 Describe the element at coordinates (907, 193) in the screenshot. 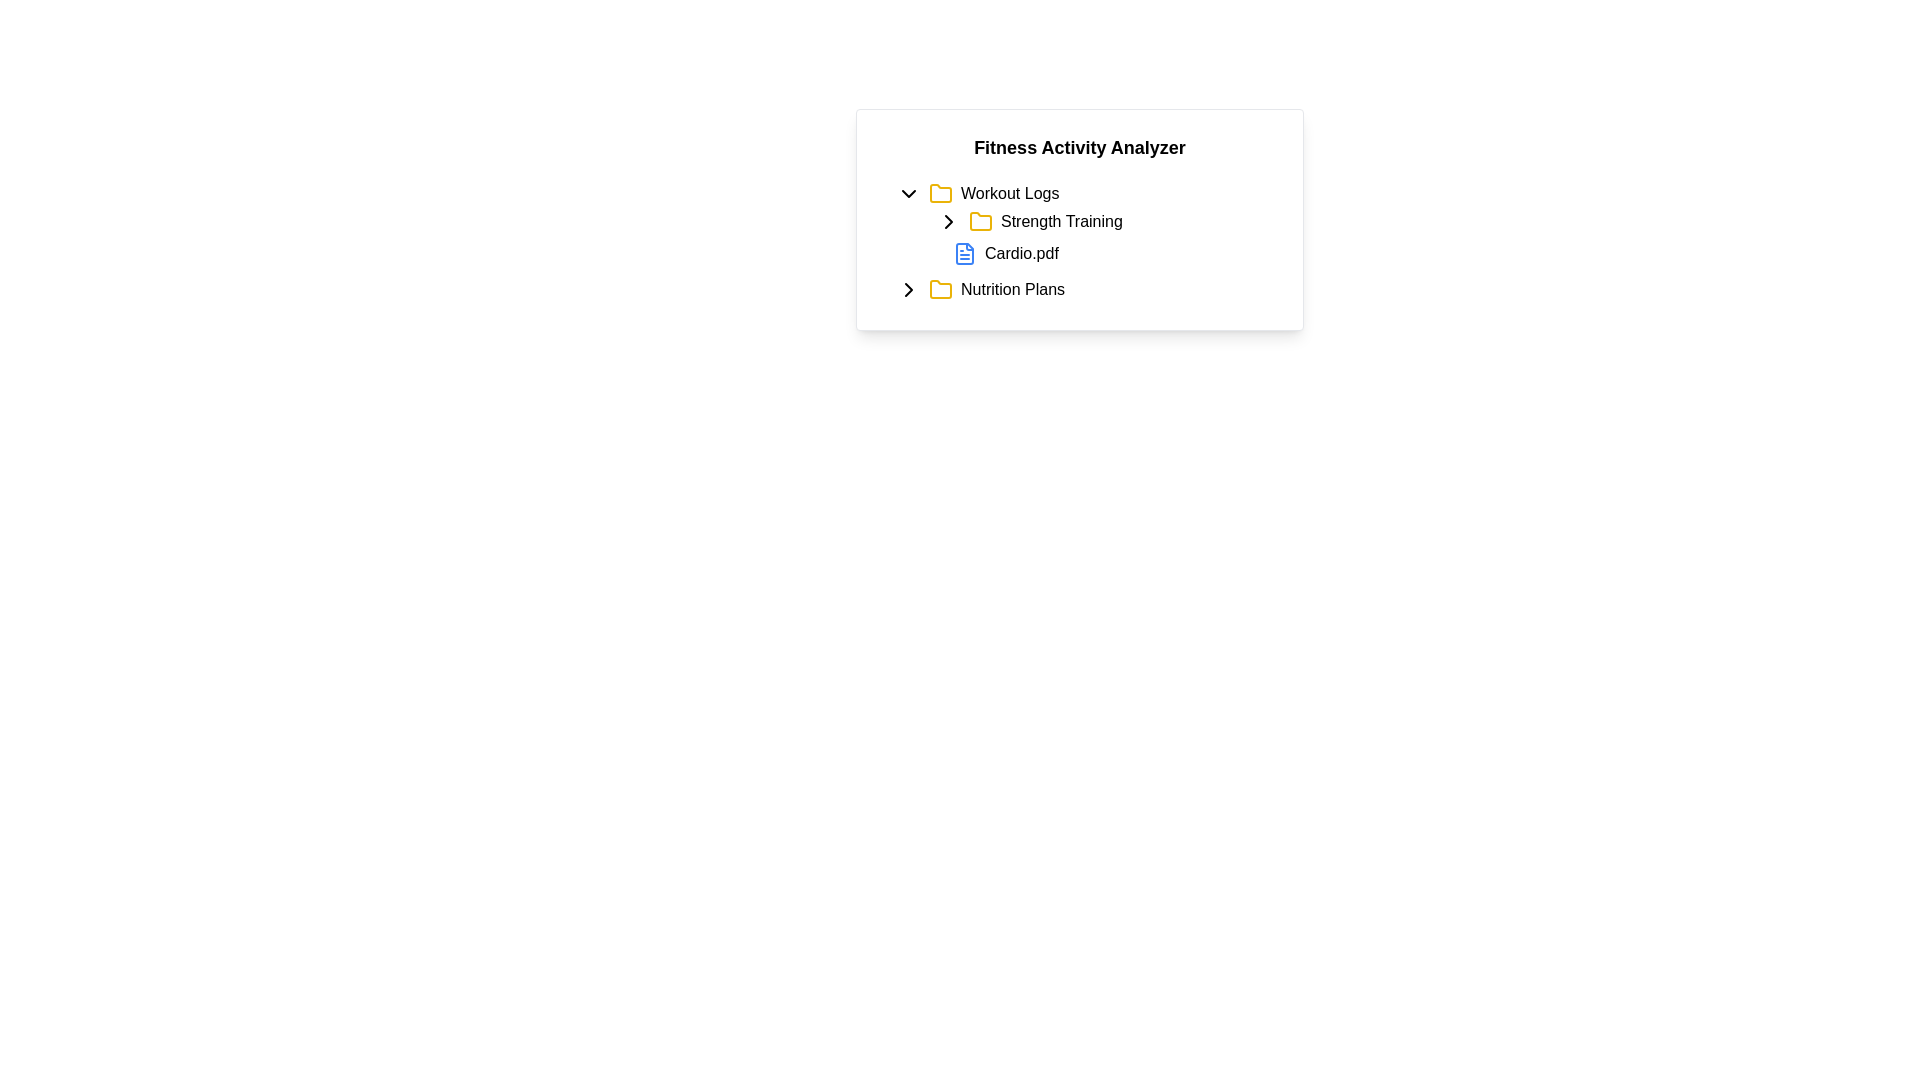

I see `the downward-pointing chevron icon located to the left of the 'Workout Logs' label` at that location.